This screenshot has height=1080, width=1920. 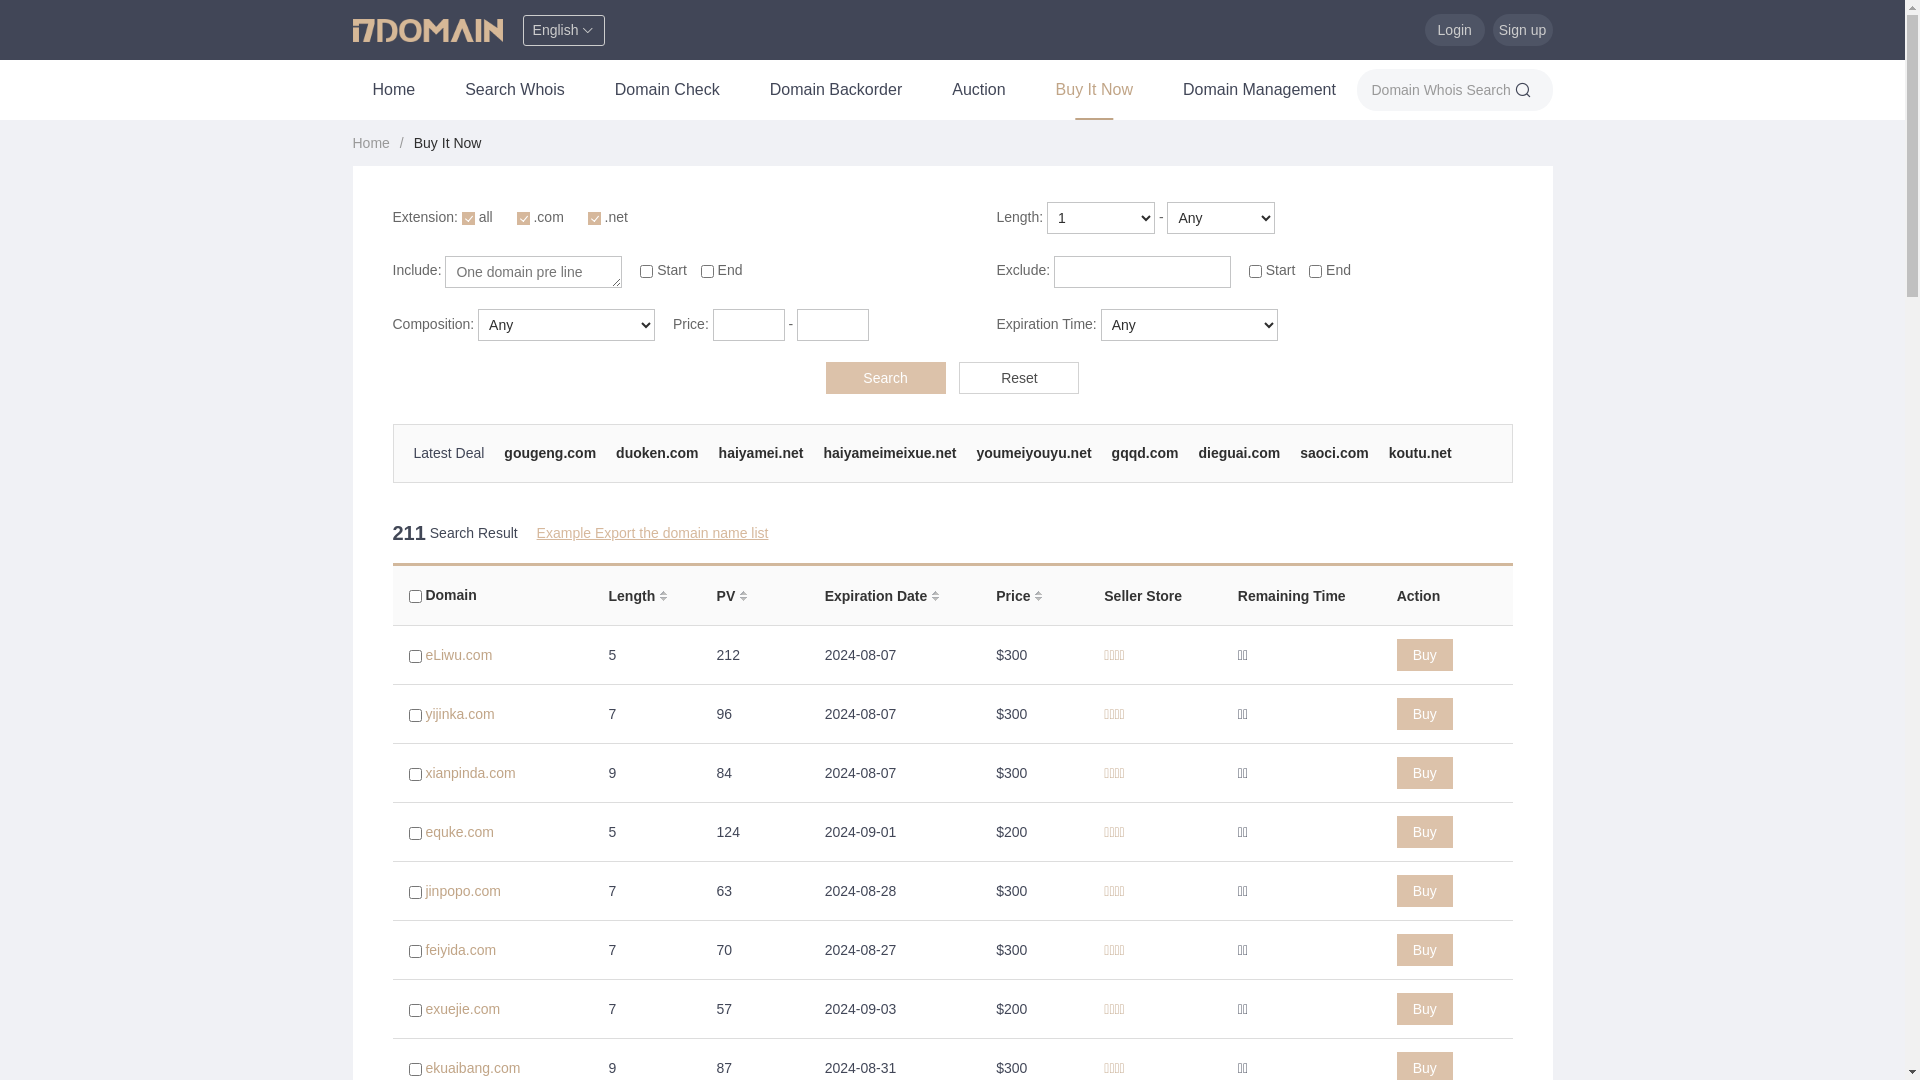 What do you see at coordinates (469, 771) in the screenshot?
I see `'xianpinda.com'` at bounding box center [469, 771].